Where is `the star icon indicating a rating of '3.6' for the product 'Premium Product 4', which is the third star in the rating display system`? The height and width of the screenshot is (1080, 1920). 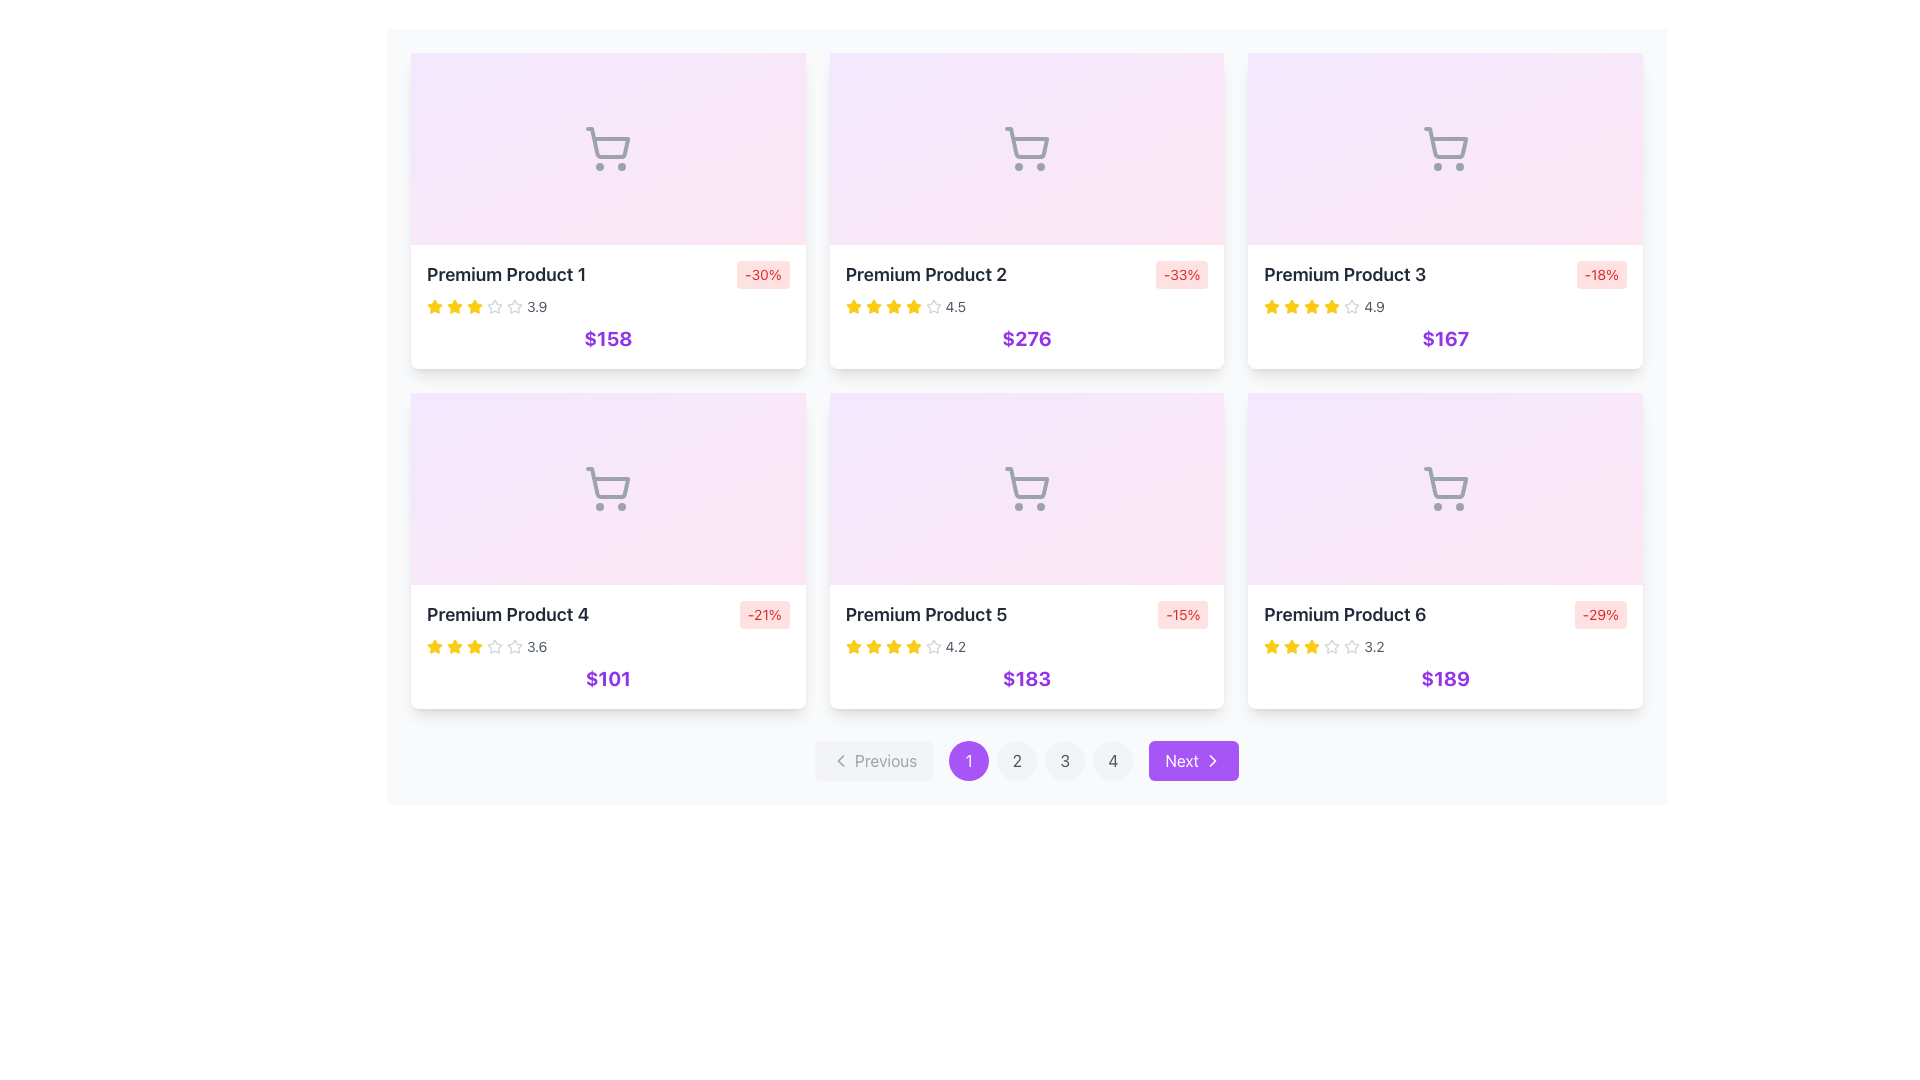
the star icon indicating a rating of '3.6' for the product 'Premium Product 4', which is the third star in the rating display system is located at coordinates (454, 647).